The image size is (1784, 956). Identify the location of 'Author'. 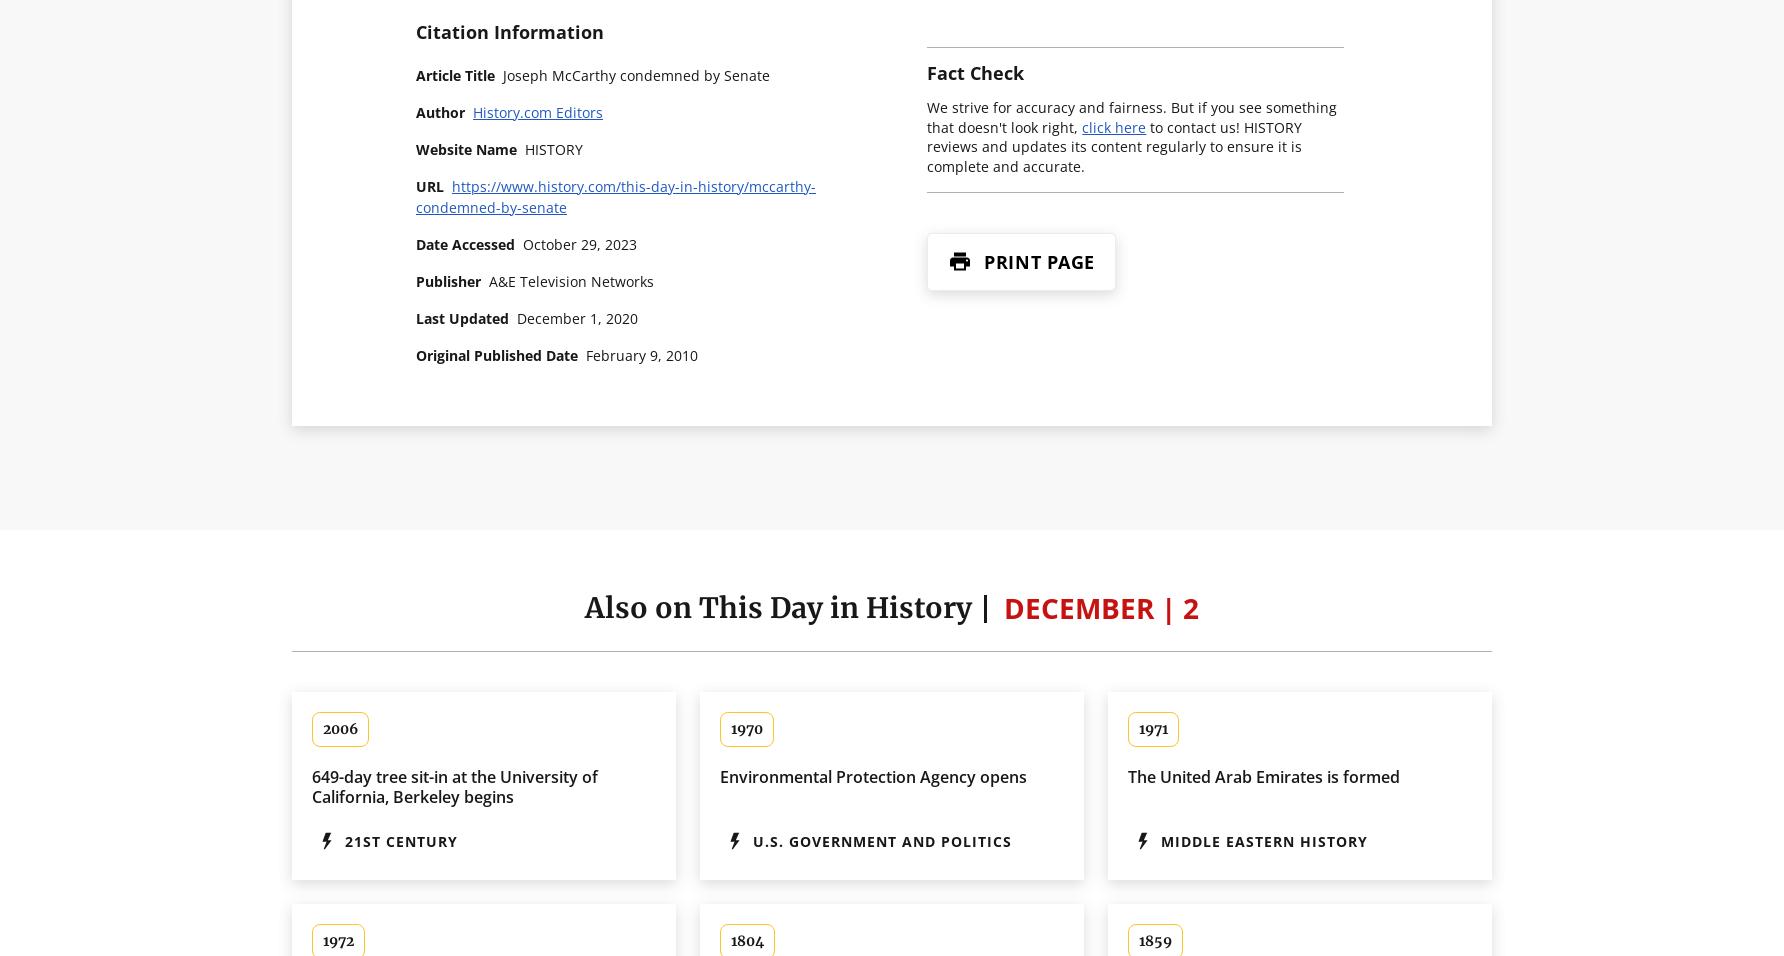
(439, 111).